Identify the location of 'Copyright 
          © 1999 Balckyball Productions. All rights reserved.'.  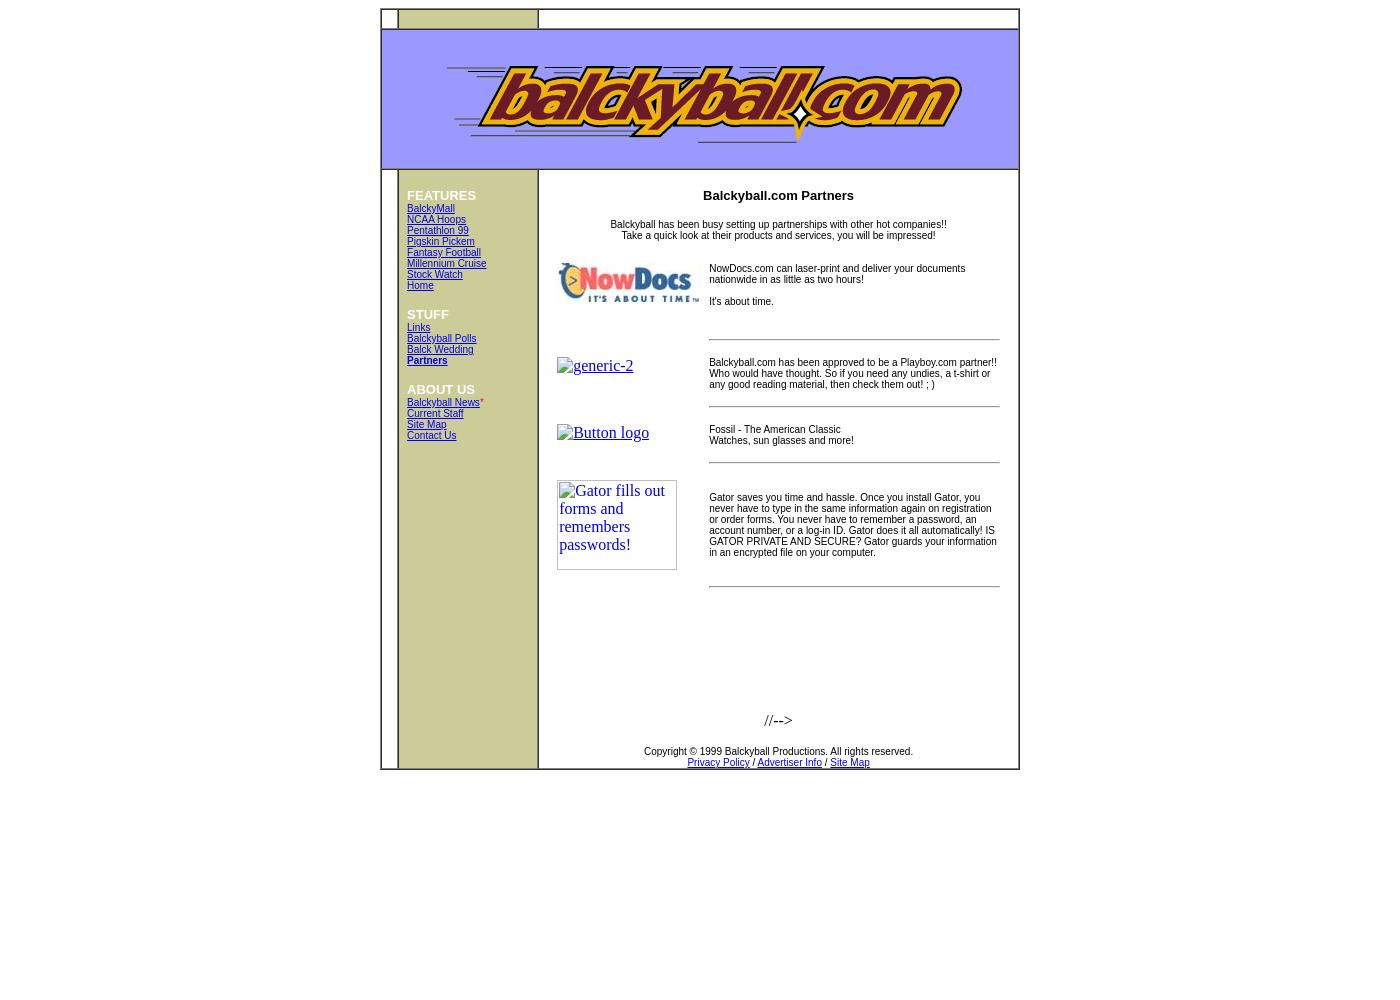
(778, 751).